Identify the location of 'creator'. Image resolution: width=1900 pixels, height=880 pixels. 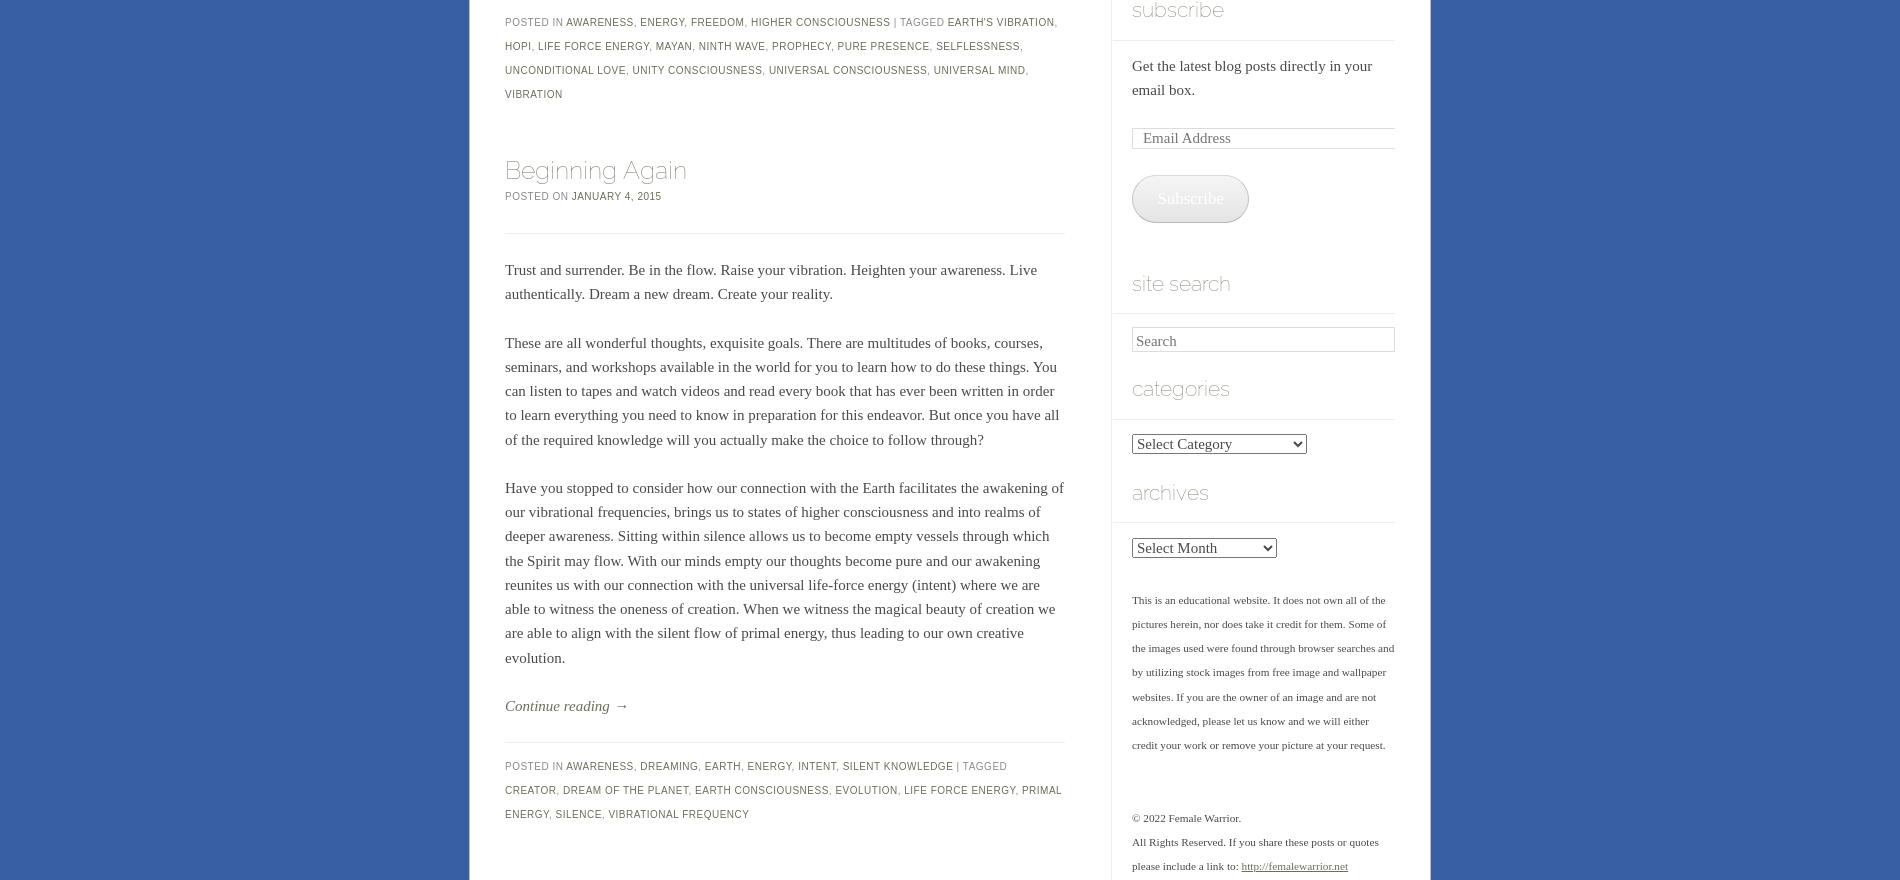
(505, 790).